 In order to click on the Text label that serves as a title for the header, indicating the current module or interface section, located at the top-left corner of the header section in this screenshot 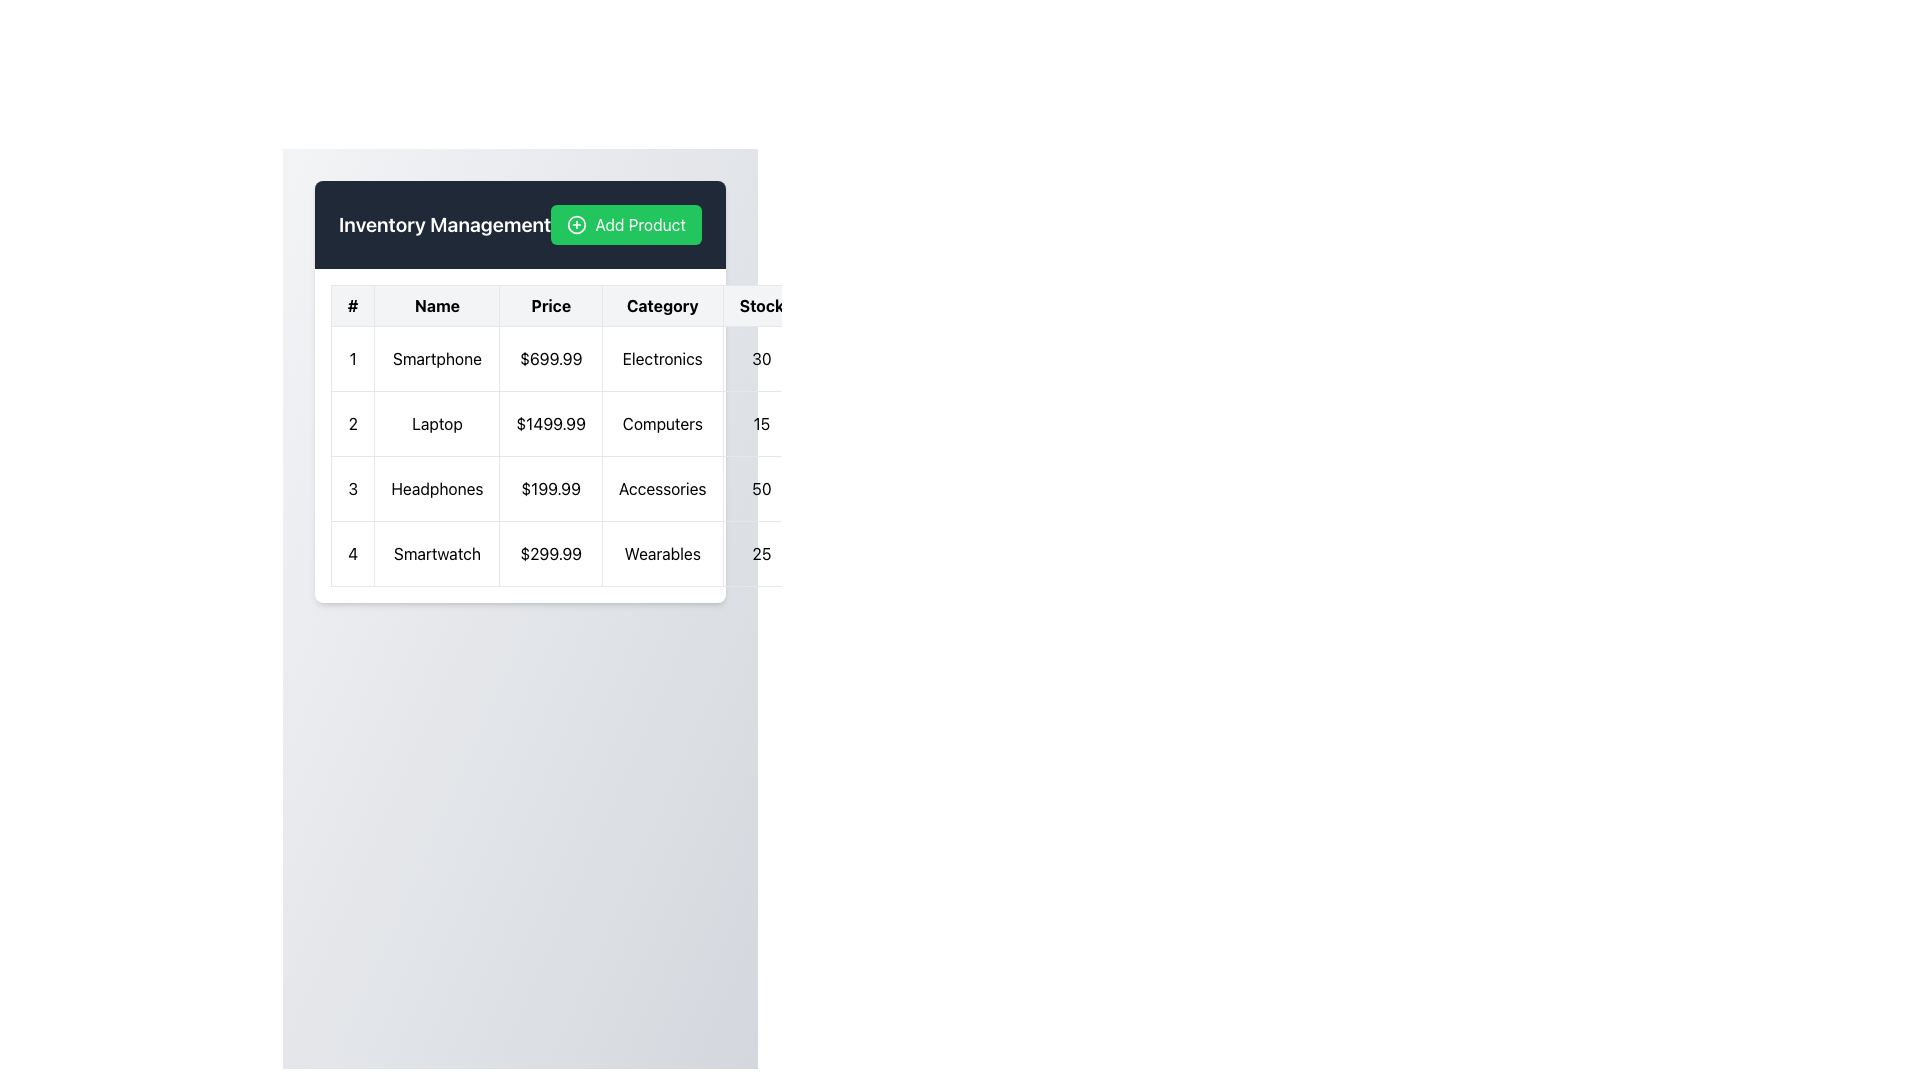, I will do `click(444, 224)`.